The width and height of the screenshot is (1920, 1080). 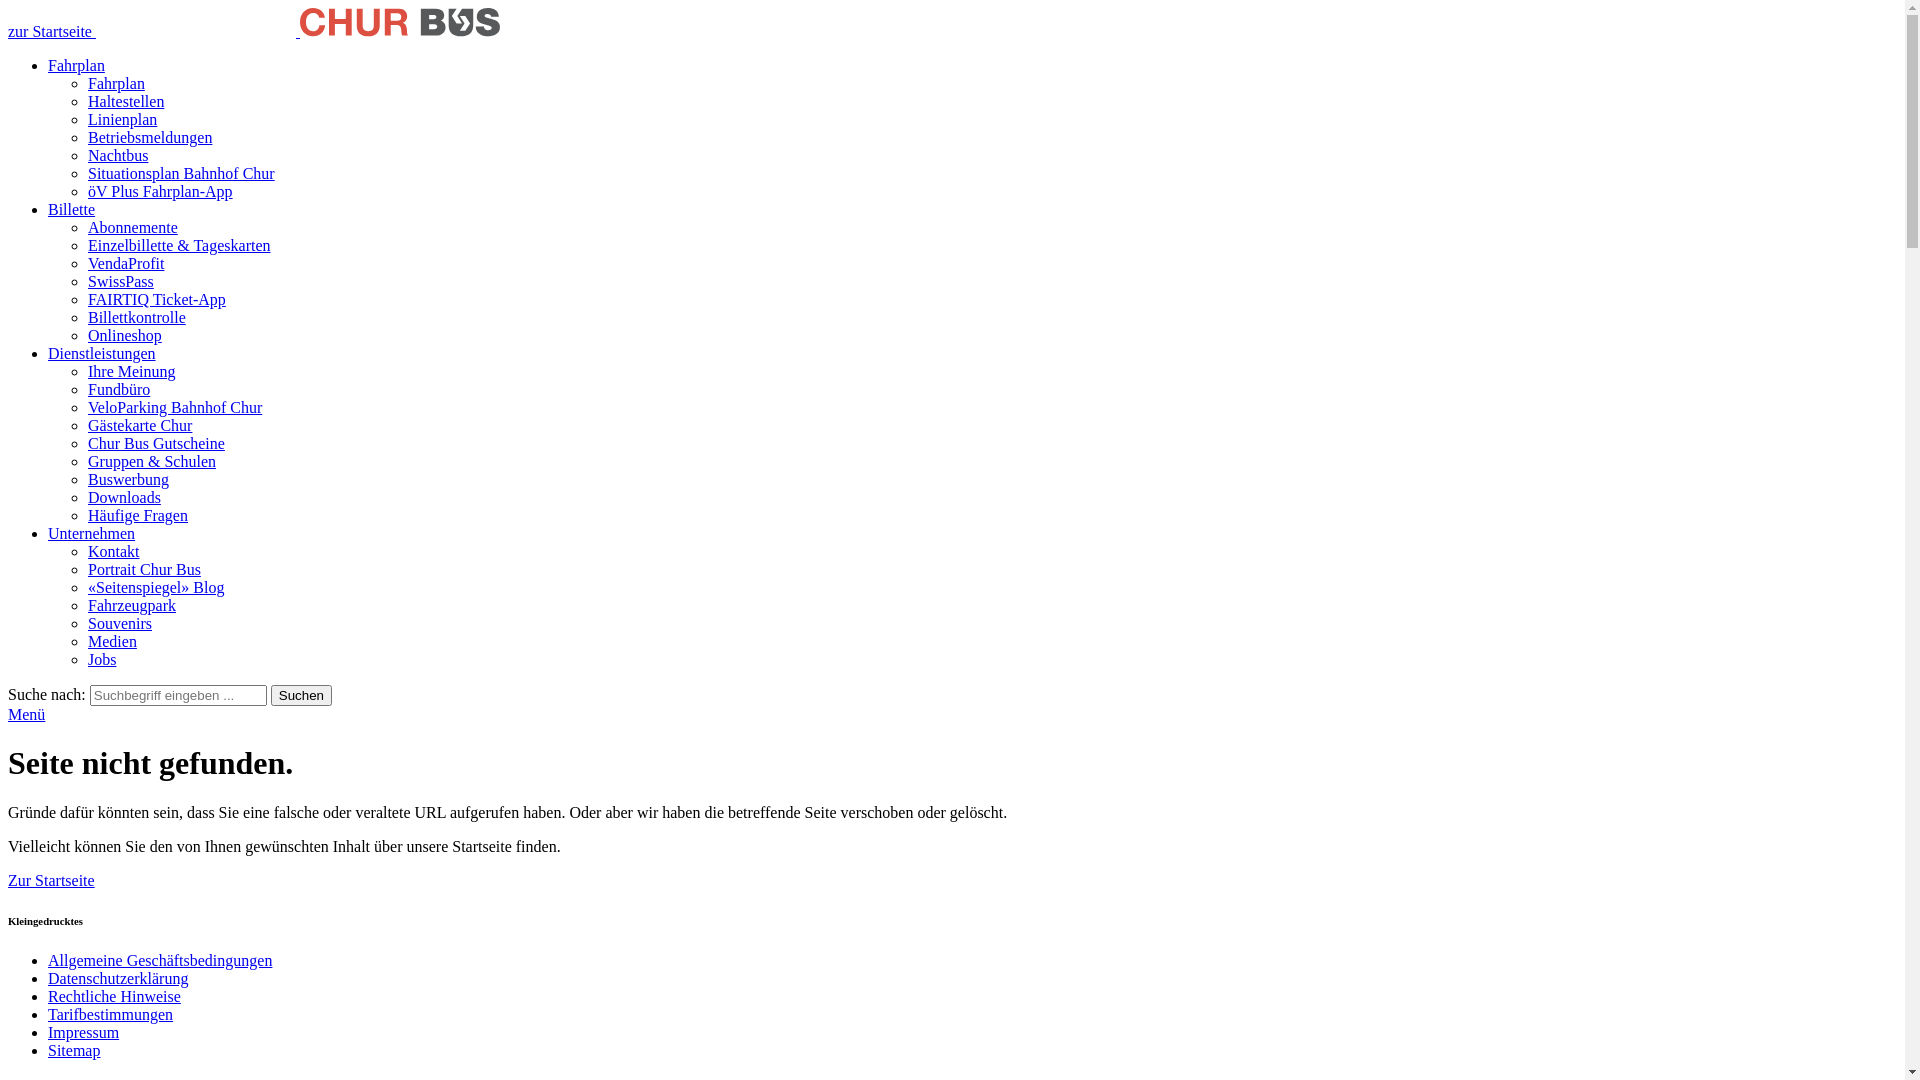 What do you see at coordinates (86, 442) in the screenshot?
I see `'Chur Bus Gutscheine'` at bounding box center [86, 442].